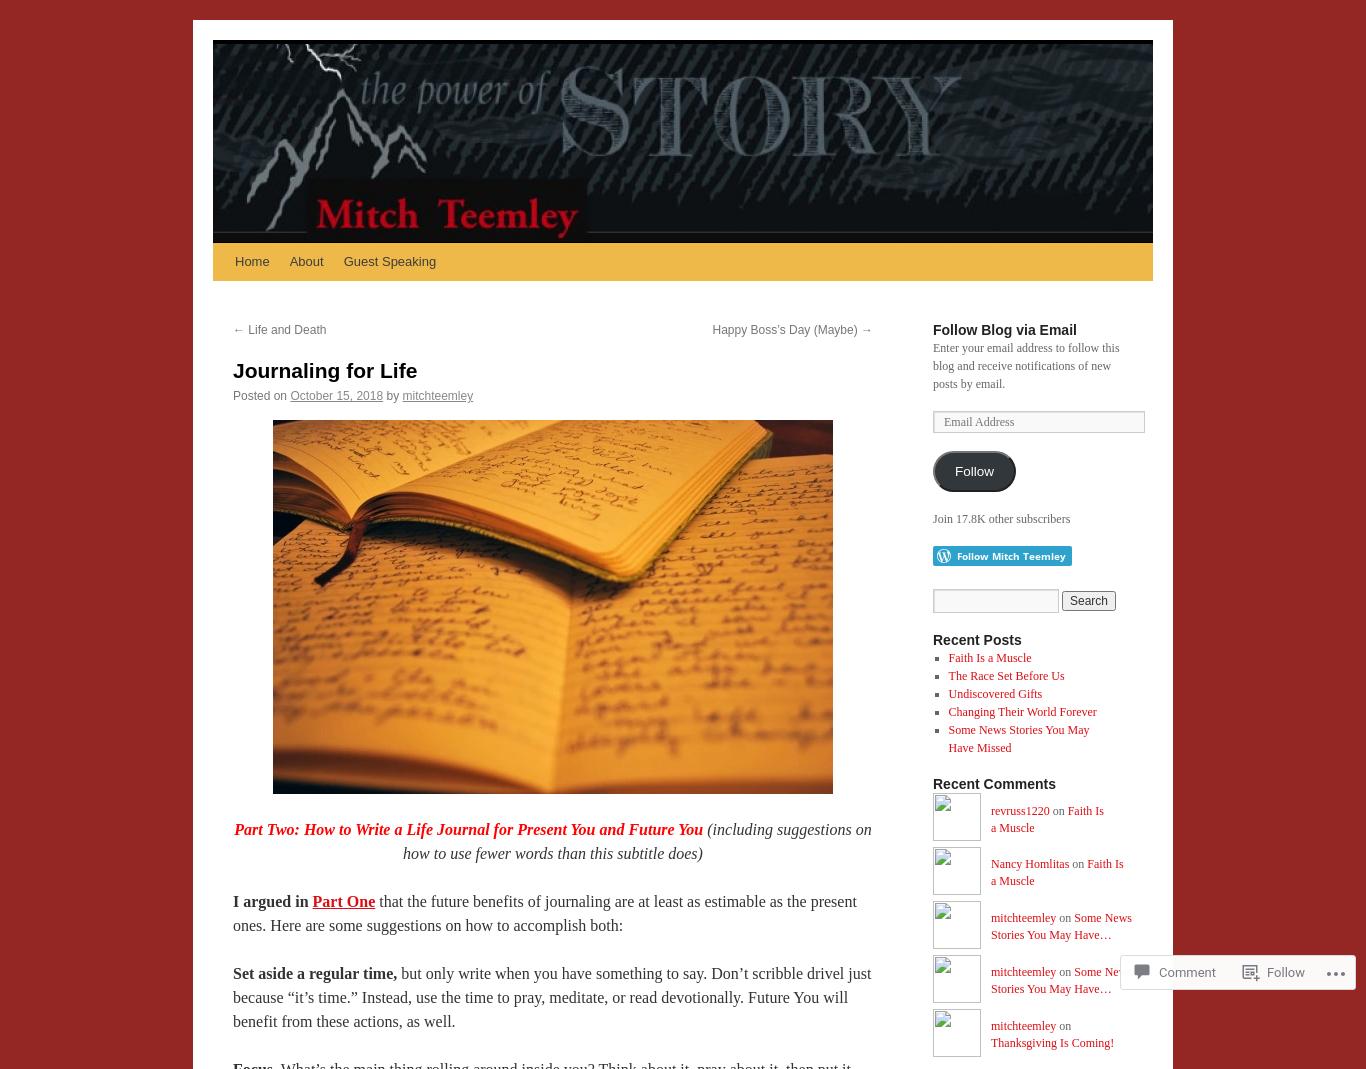  Describe the element at coordinates (245, 330) in the screenshot. I see `'Life and Death'` at that location.